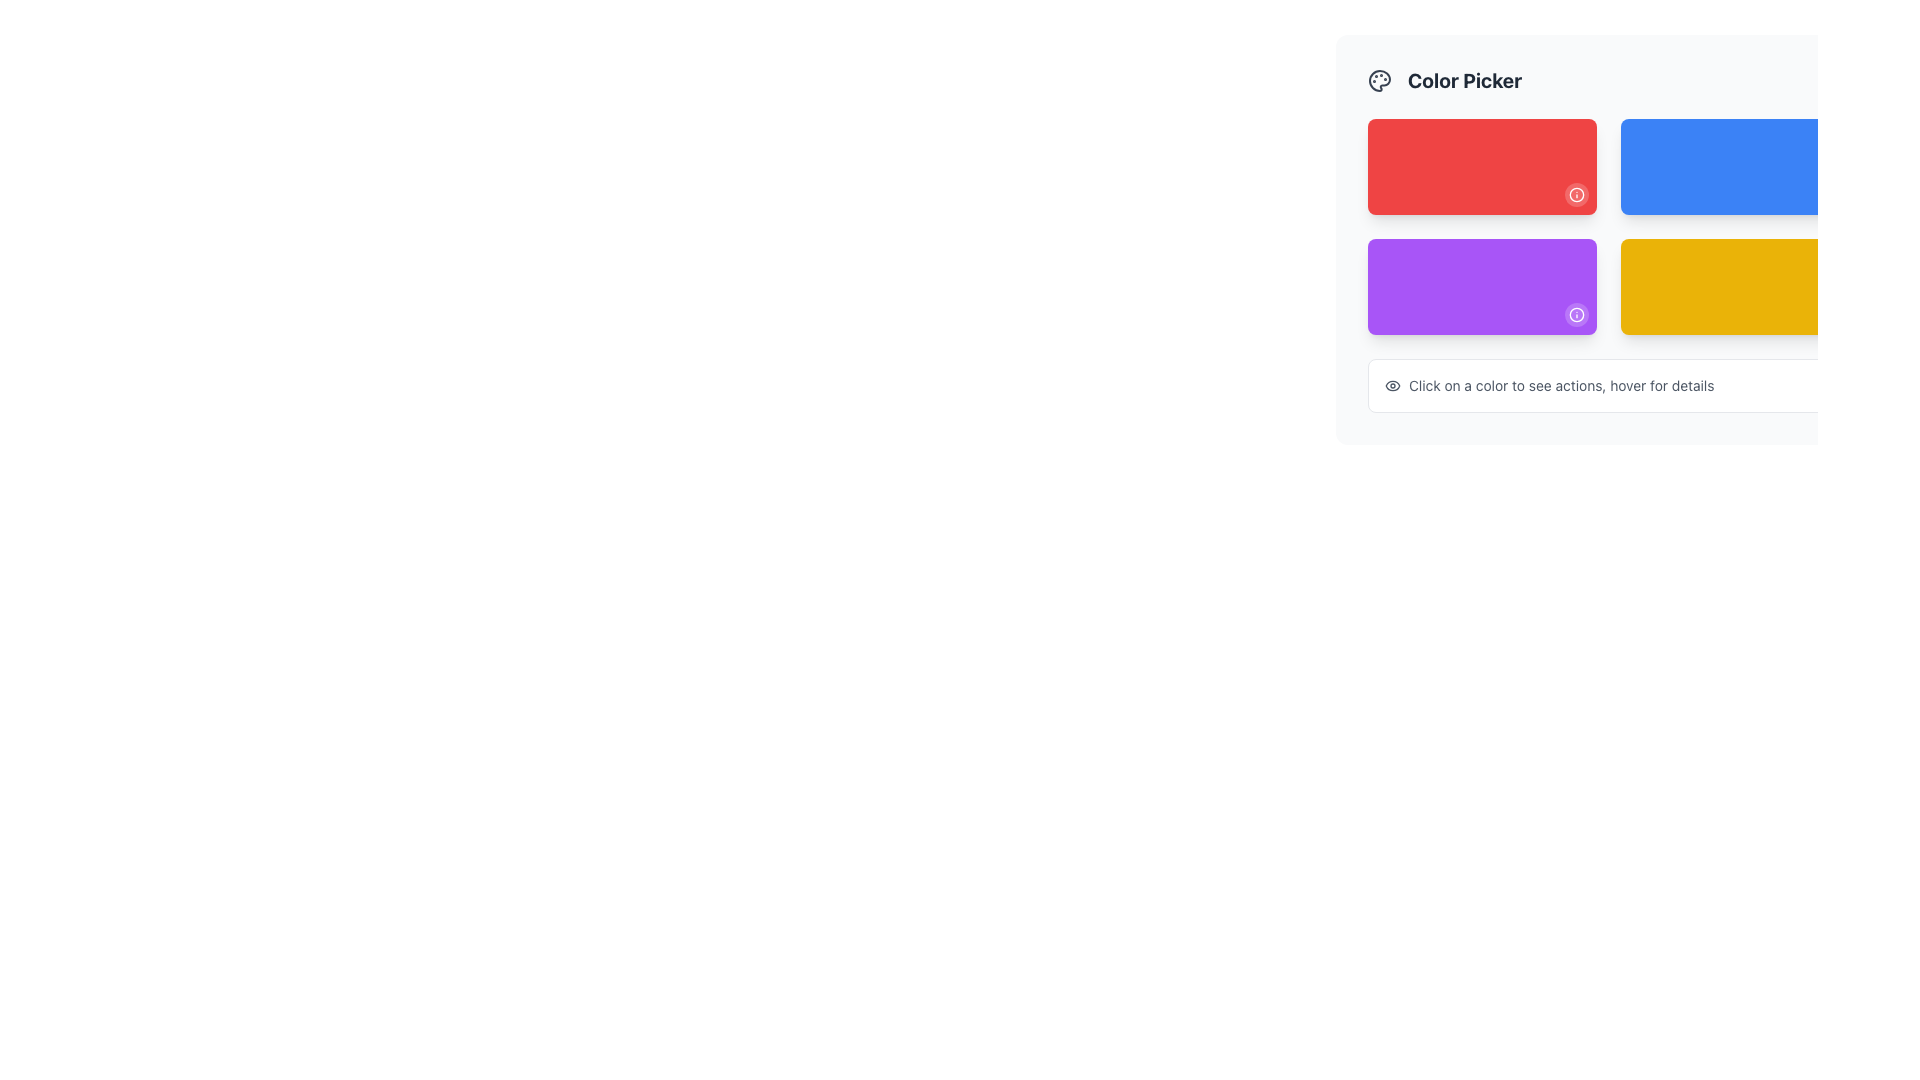  Describe the element at coordinates (1464, 80) in the screenshot. I see `the Text Label that serves as a descriptive title for the section, positioned to the right of a palette icon and centrally aligned in the header area` at that location.